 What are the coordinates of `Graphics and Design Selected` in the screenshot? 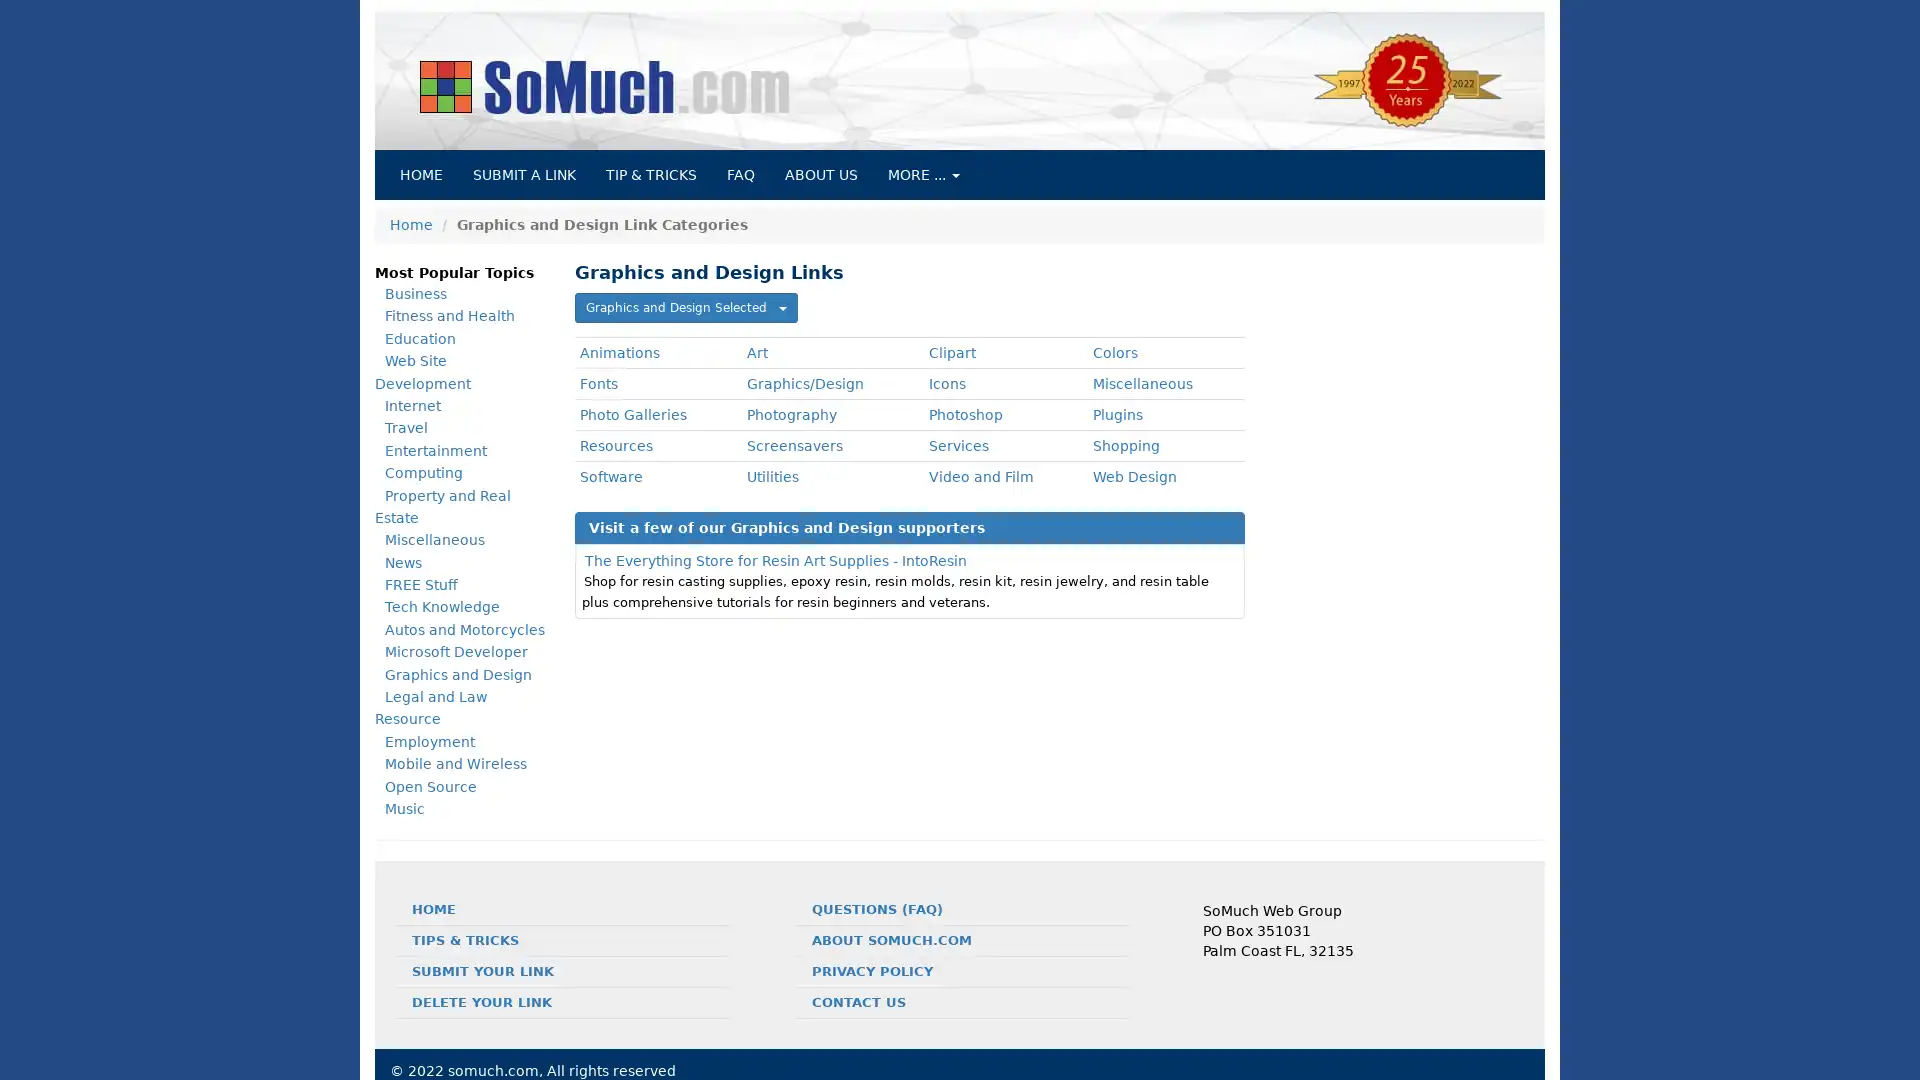 It's located at (686, 308).